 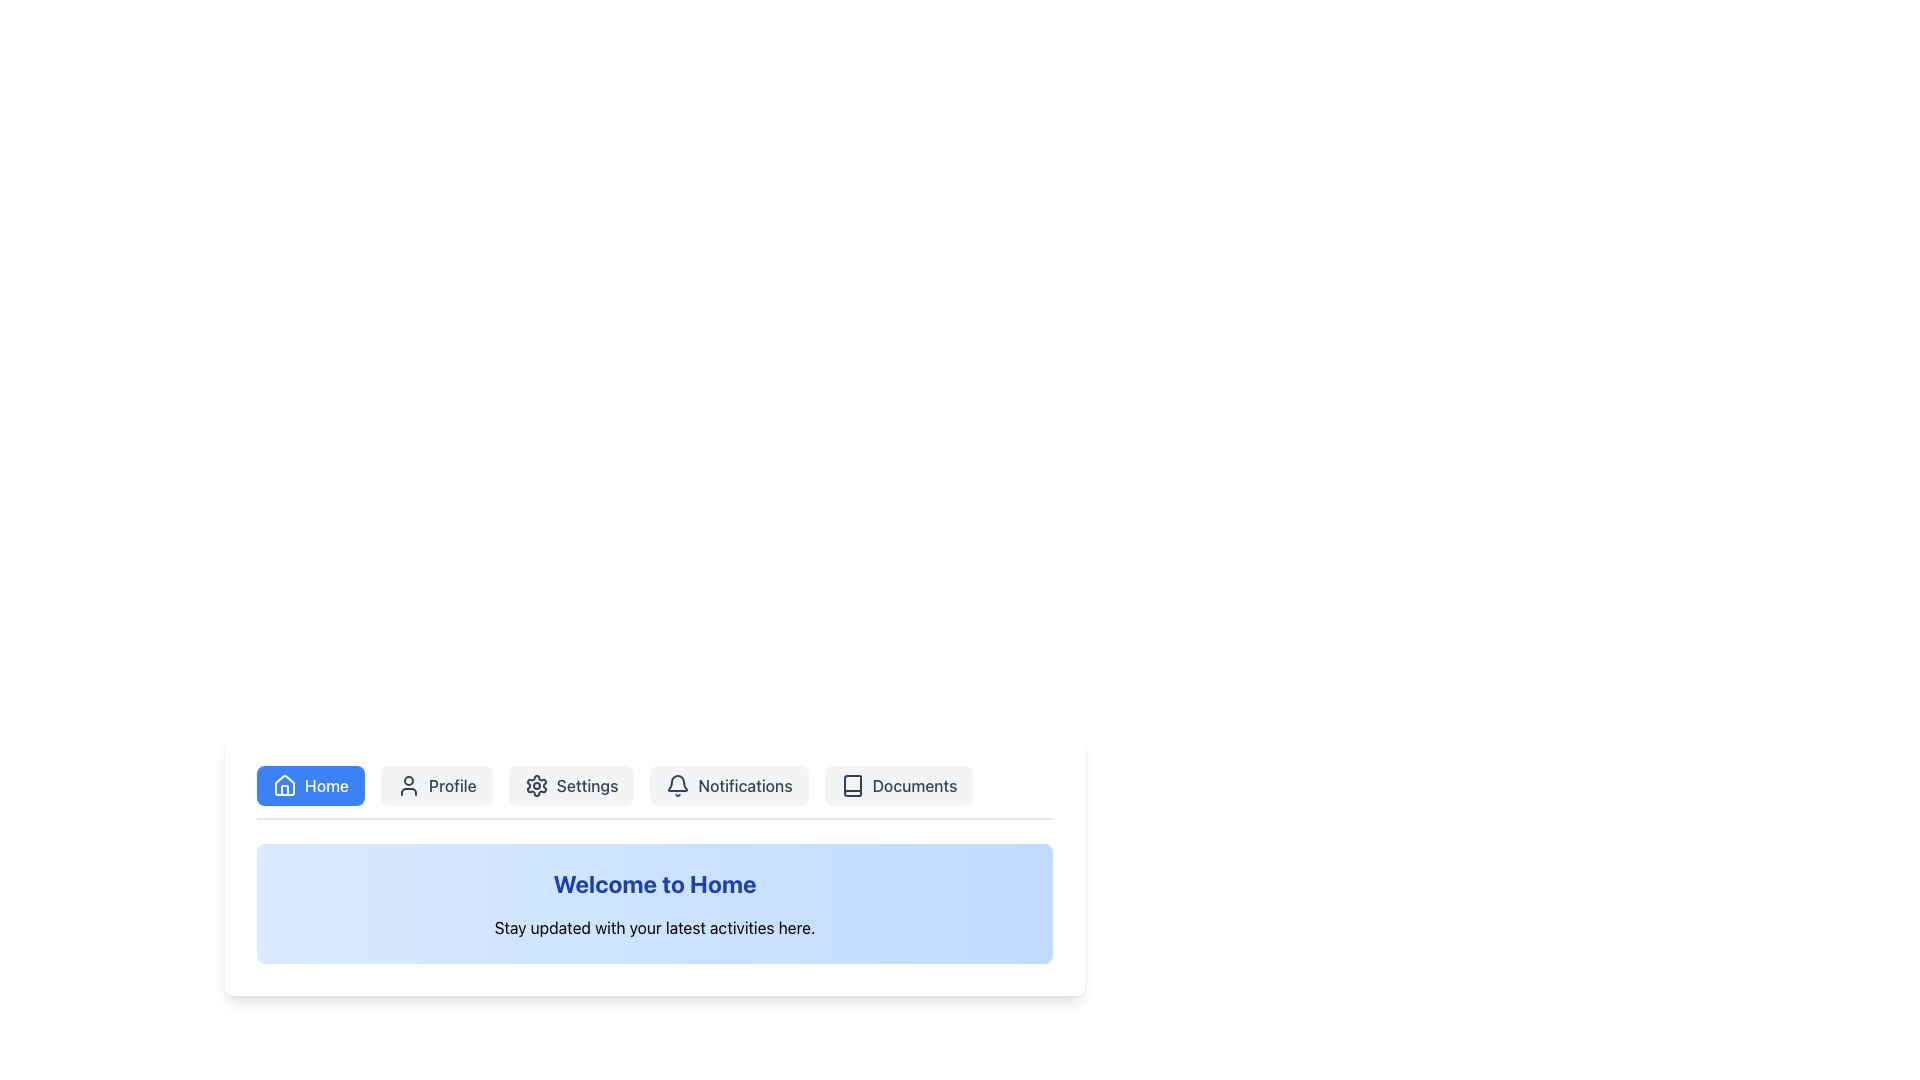 I want to click on the 'Settings' navigation button located in the horizontal navigation bar, so click(x=570, y=785).